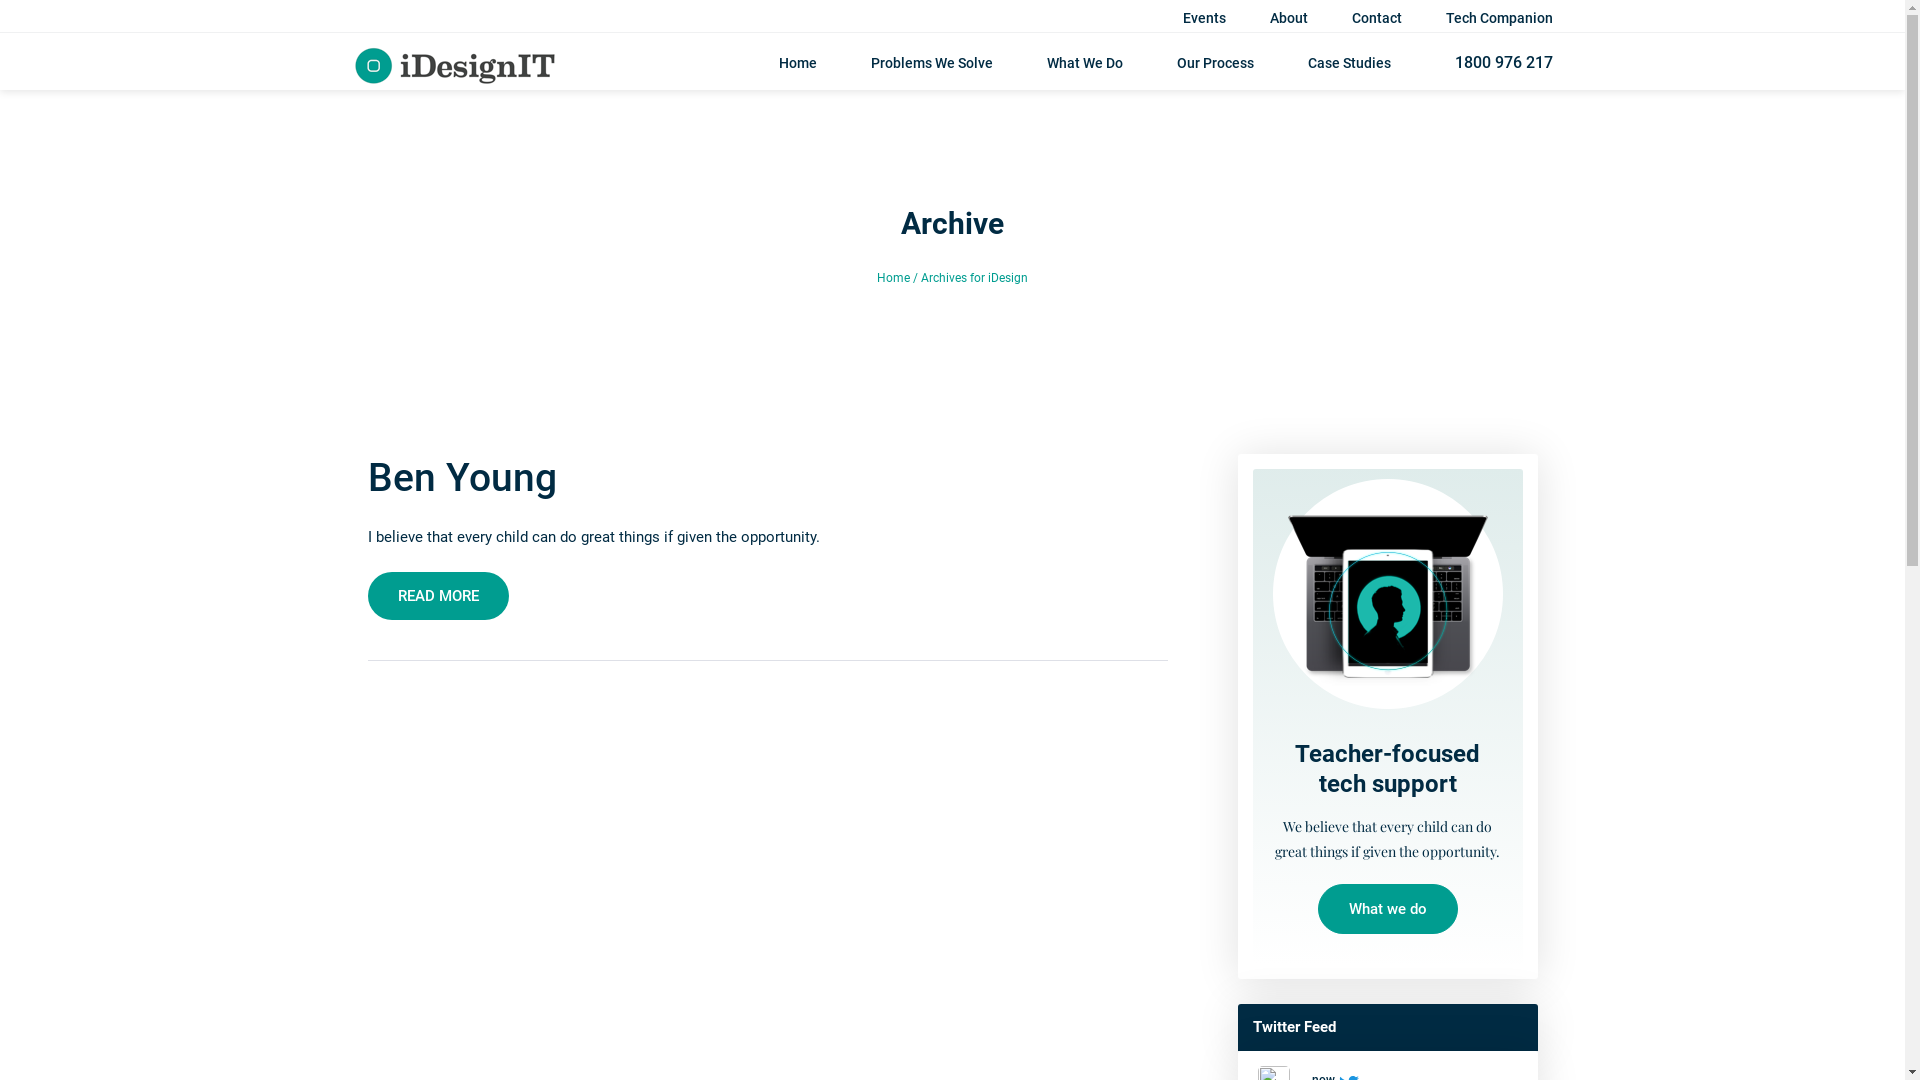 The image size is (1920, 1080). I want to click on 'Home', so click(776, 69).